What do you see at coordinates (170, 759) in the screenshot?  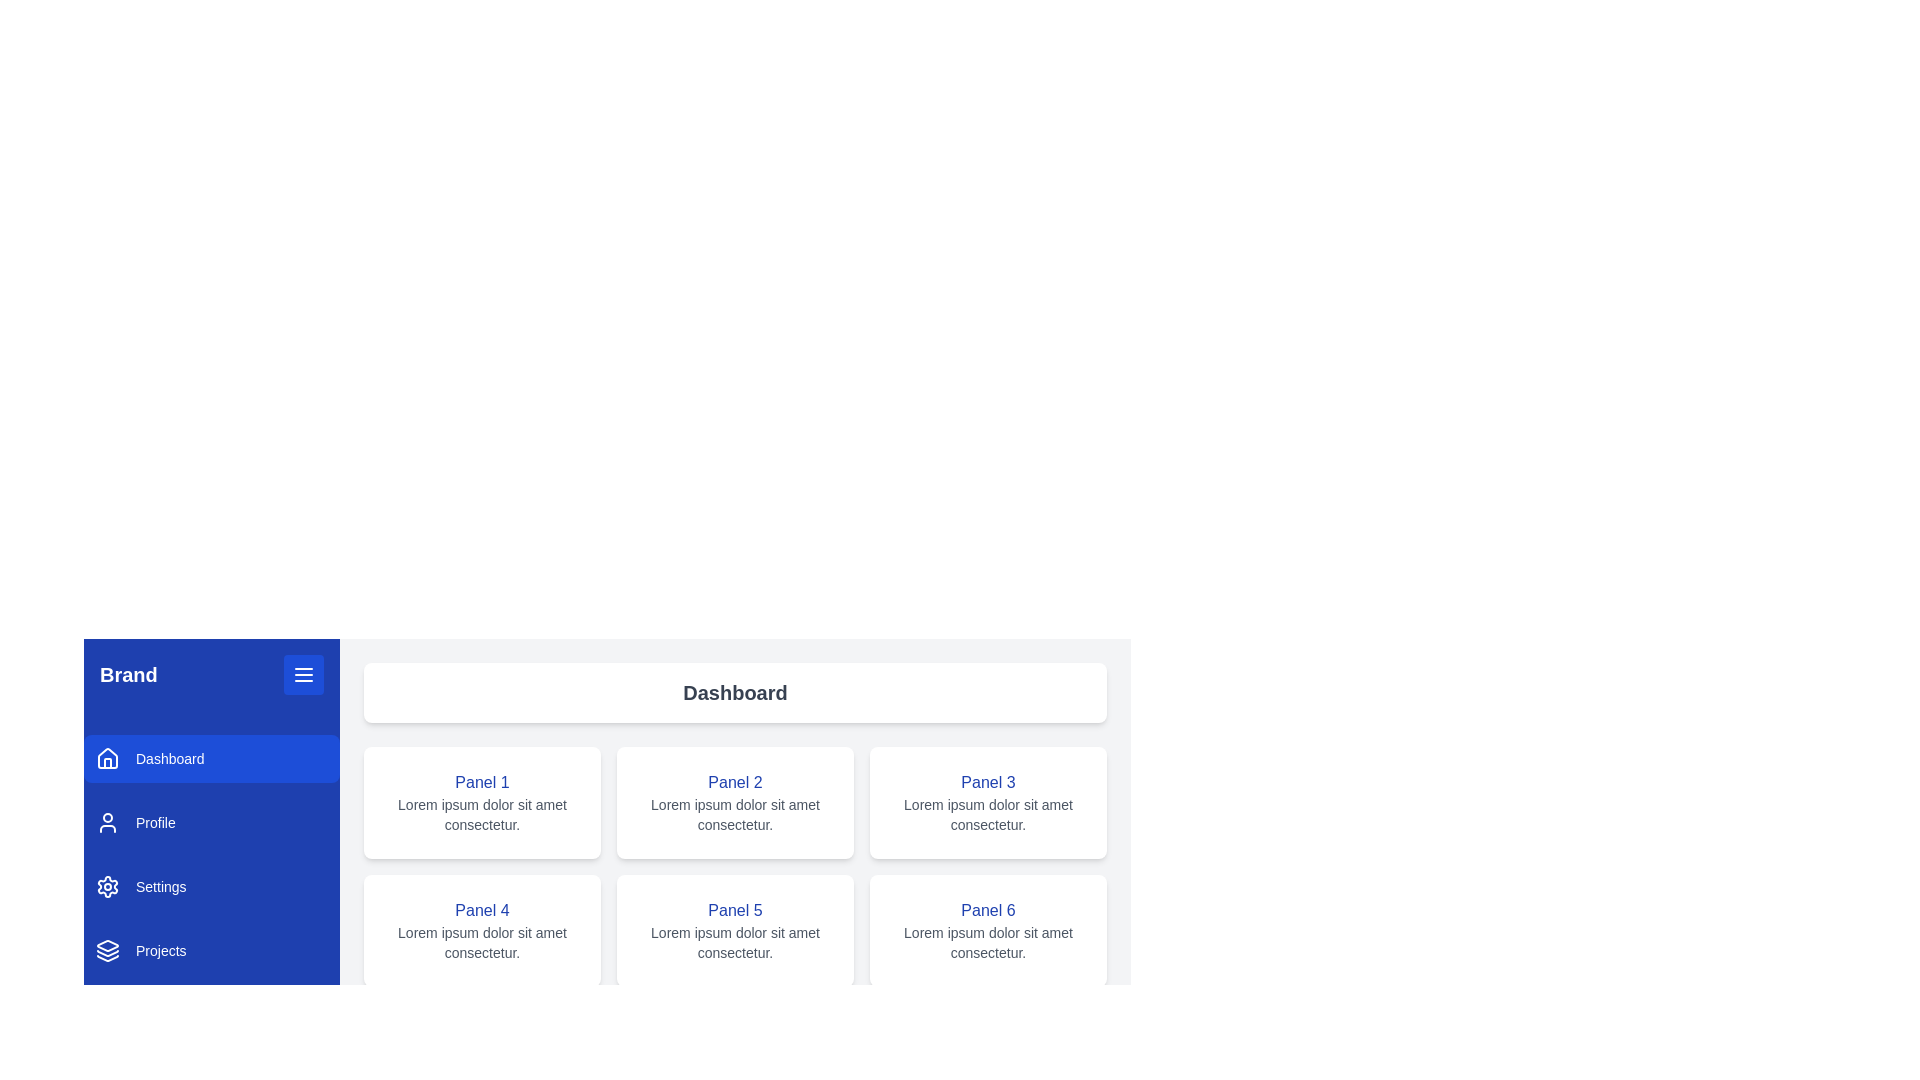 I see `the 'Dashboard' button which contains the text label 'Dashboard' styled in white on a blue background, located in the left vertical navigation bar` at bounding box center [170, 759].